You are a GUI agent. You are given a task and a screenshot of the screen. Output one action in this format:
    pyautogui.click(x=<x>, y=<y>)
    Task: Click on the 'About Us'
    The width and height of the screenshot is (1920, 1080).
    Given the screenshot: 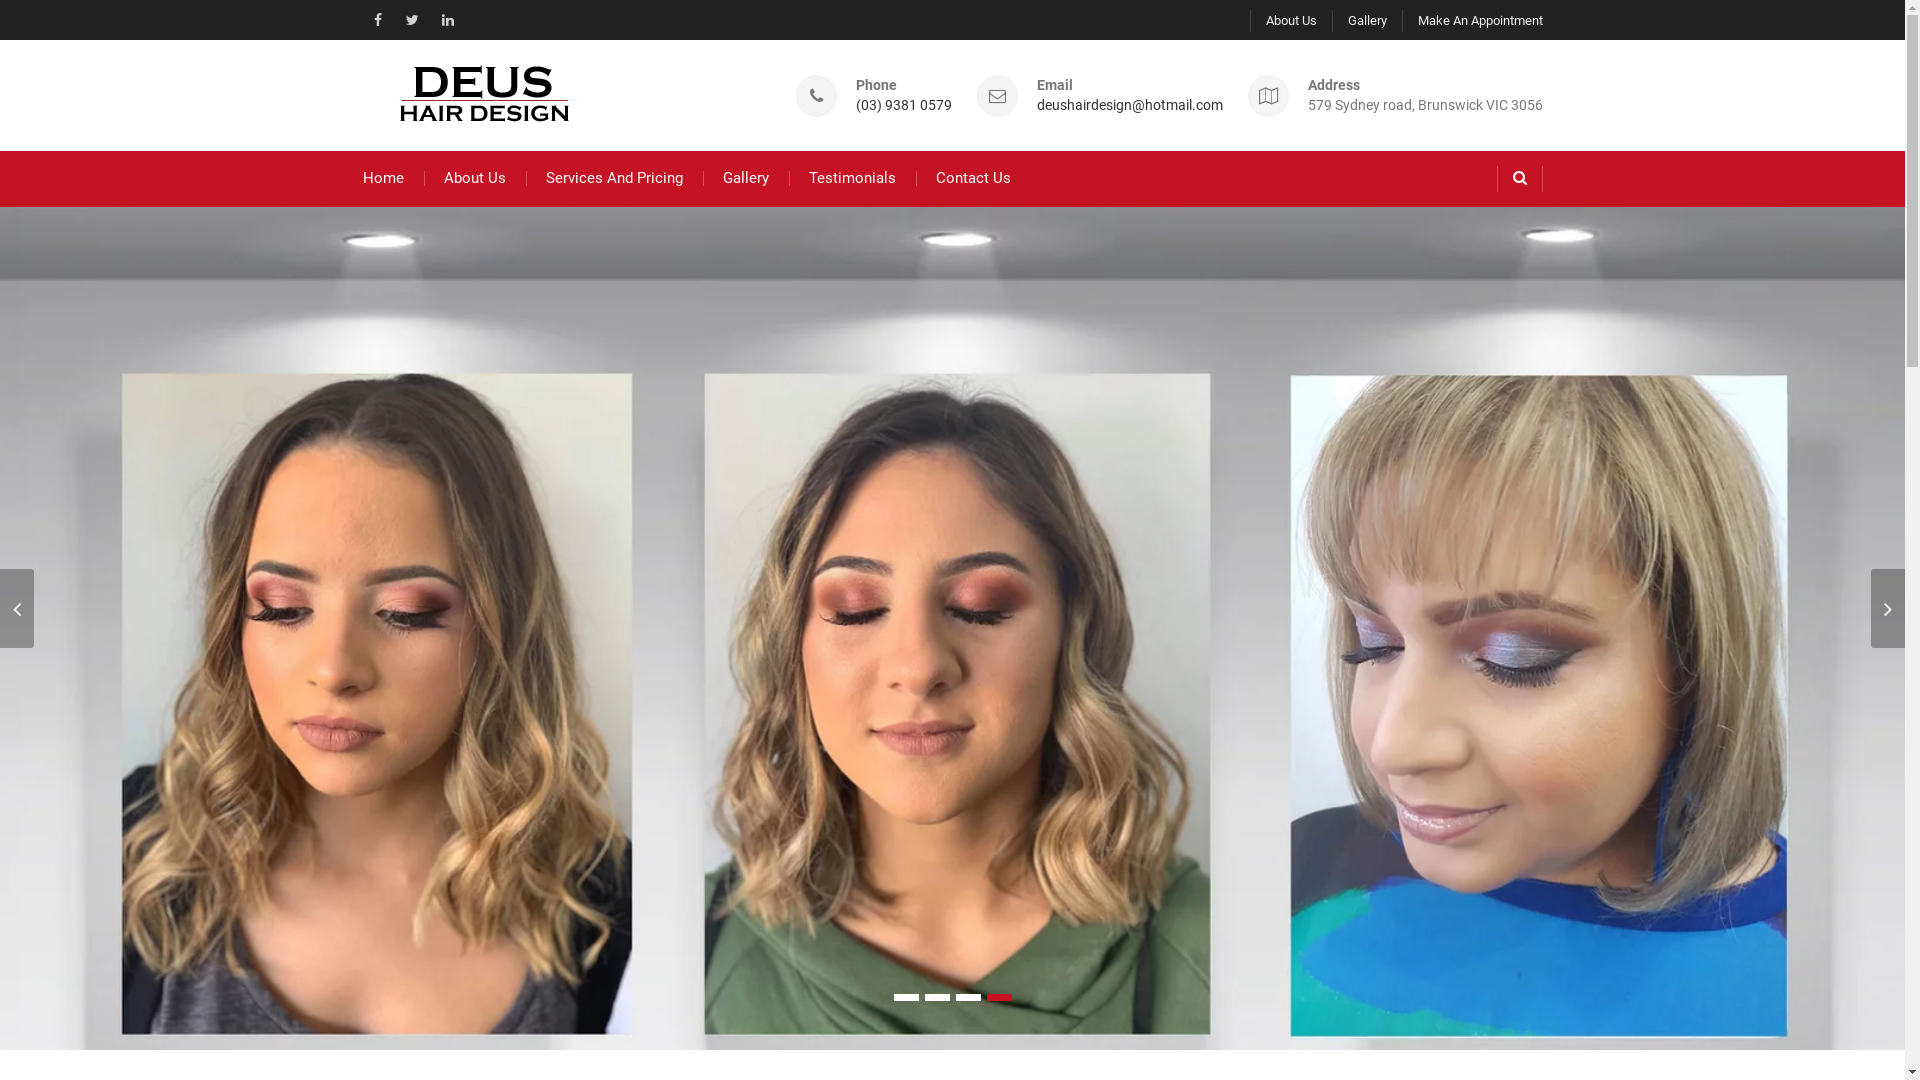 What is the action you would take?
    pyautogui.click(x=474, y=177)
    